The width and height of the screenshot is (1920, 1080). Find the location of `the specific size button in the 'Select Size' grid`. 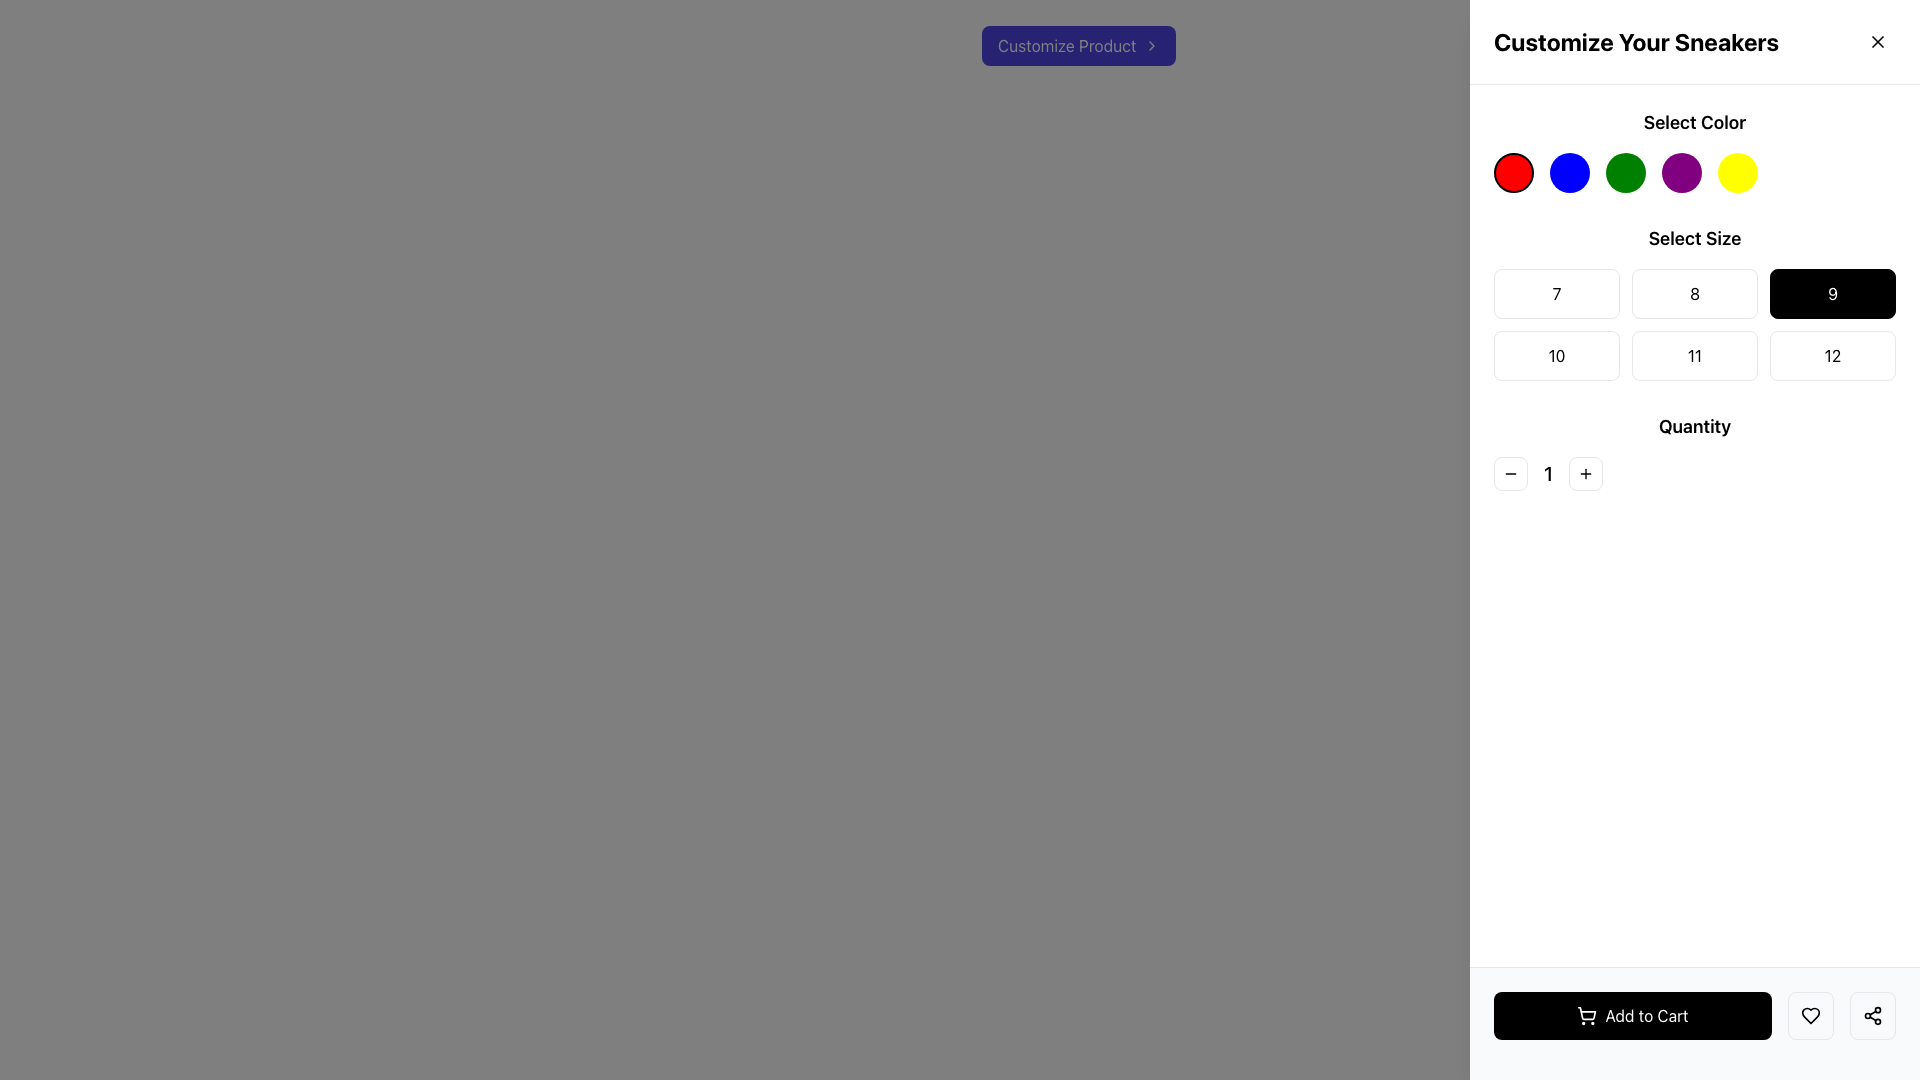

the specific size button in the 'Select Size' grid is located at coordinates (1693, 303).